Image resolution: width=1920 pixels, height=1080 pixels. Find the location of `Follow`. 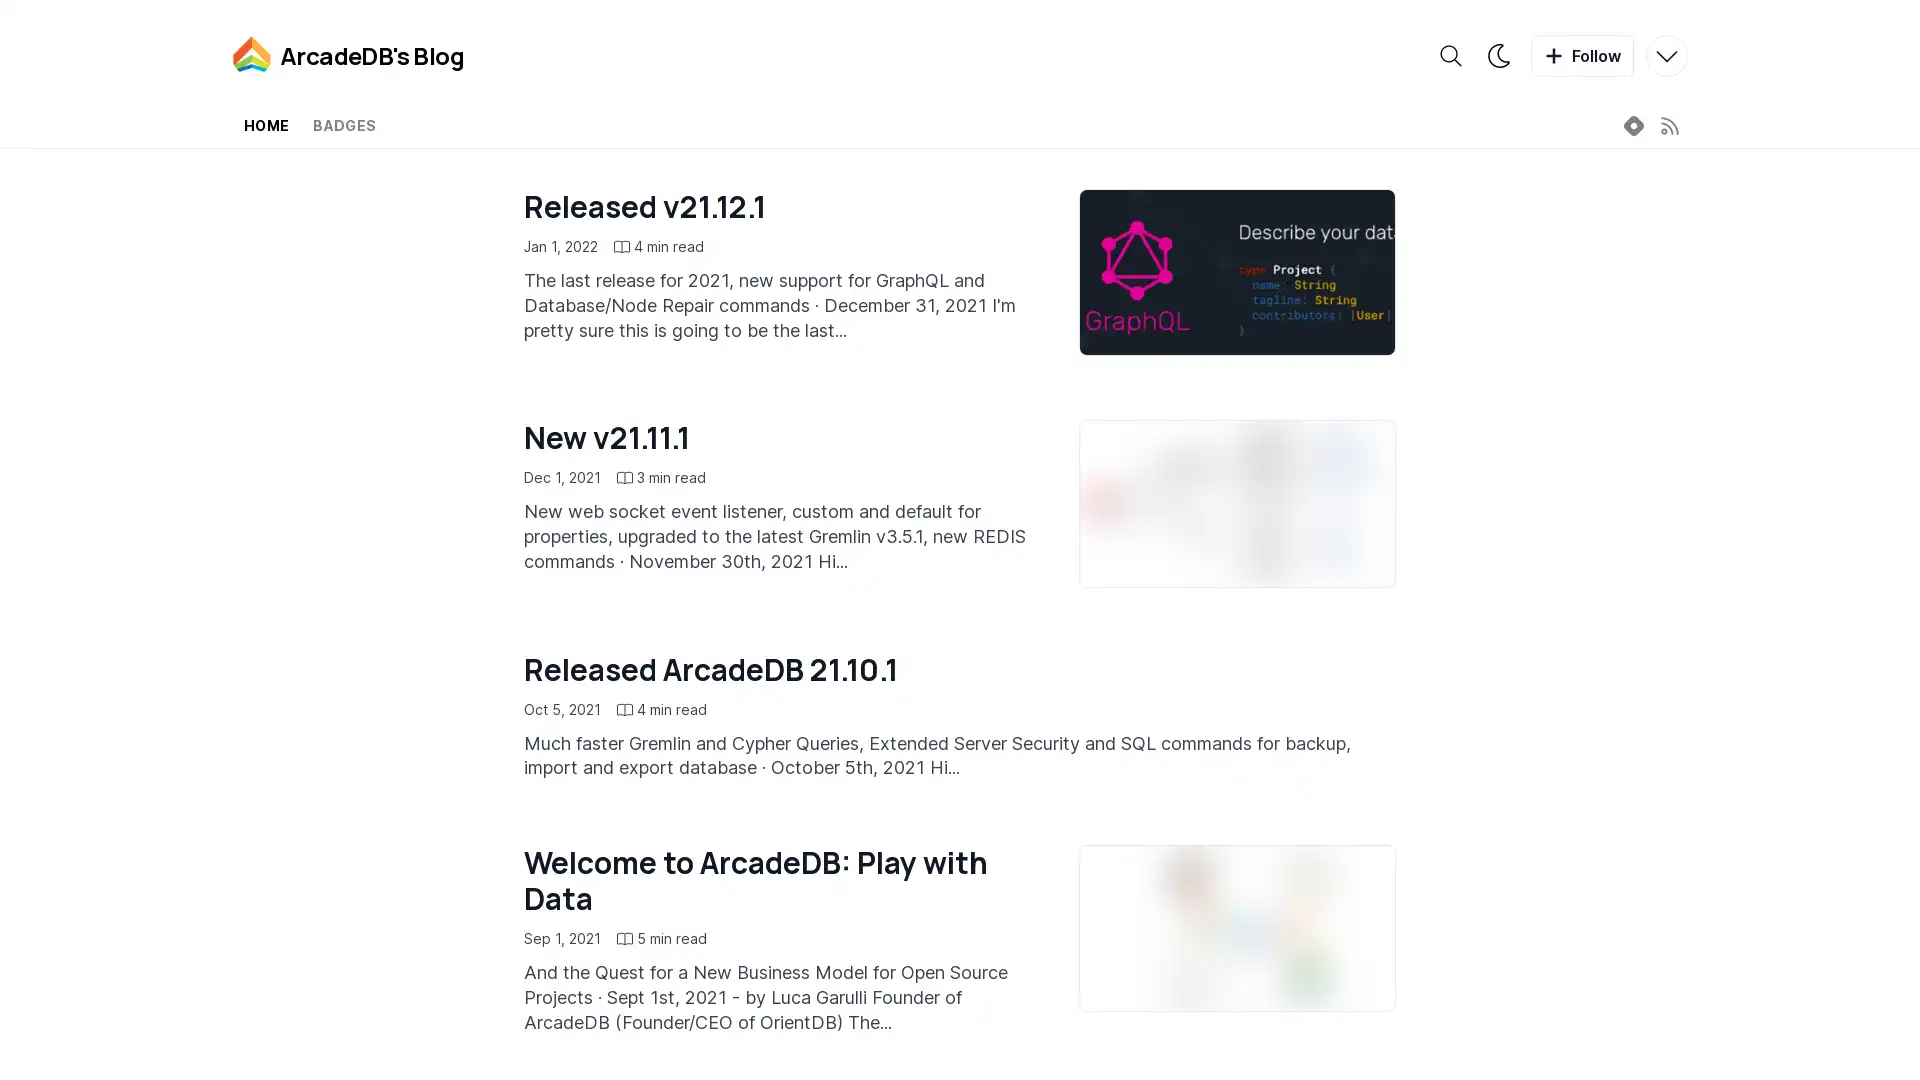

Follow is located at coordinates (1581, 55).